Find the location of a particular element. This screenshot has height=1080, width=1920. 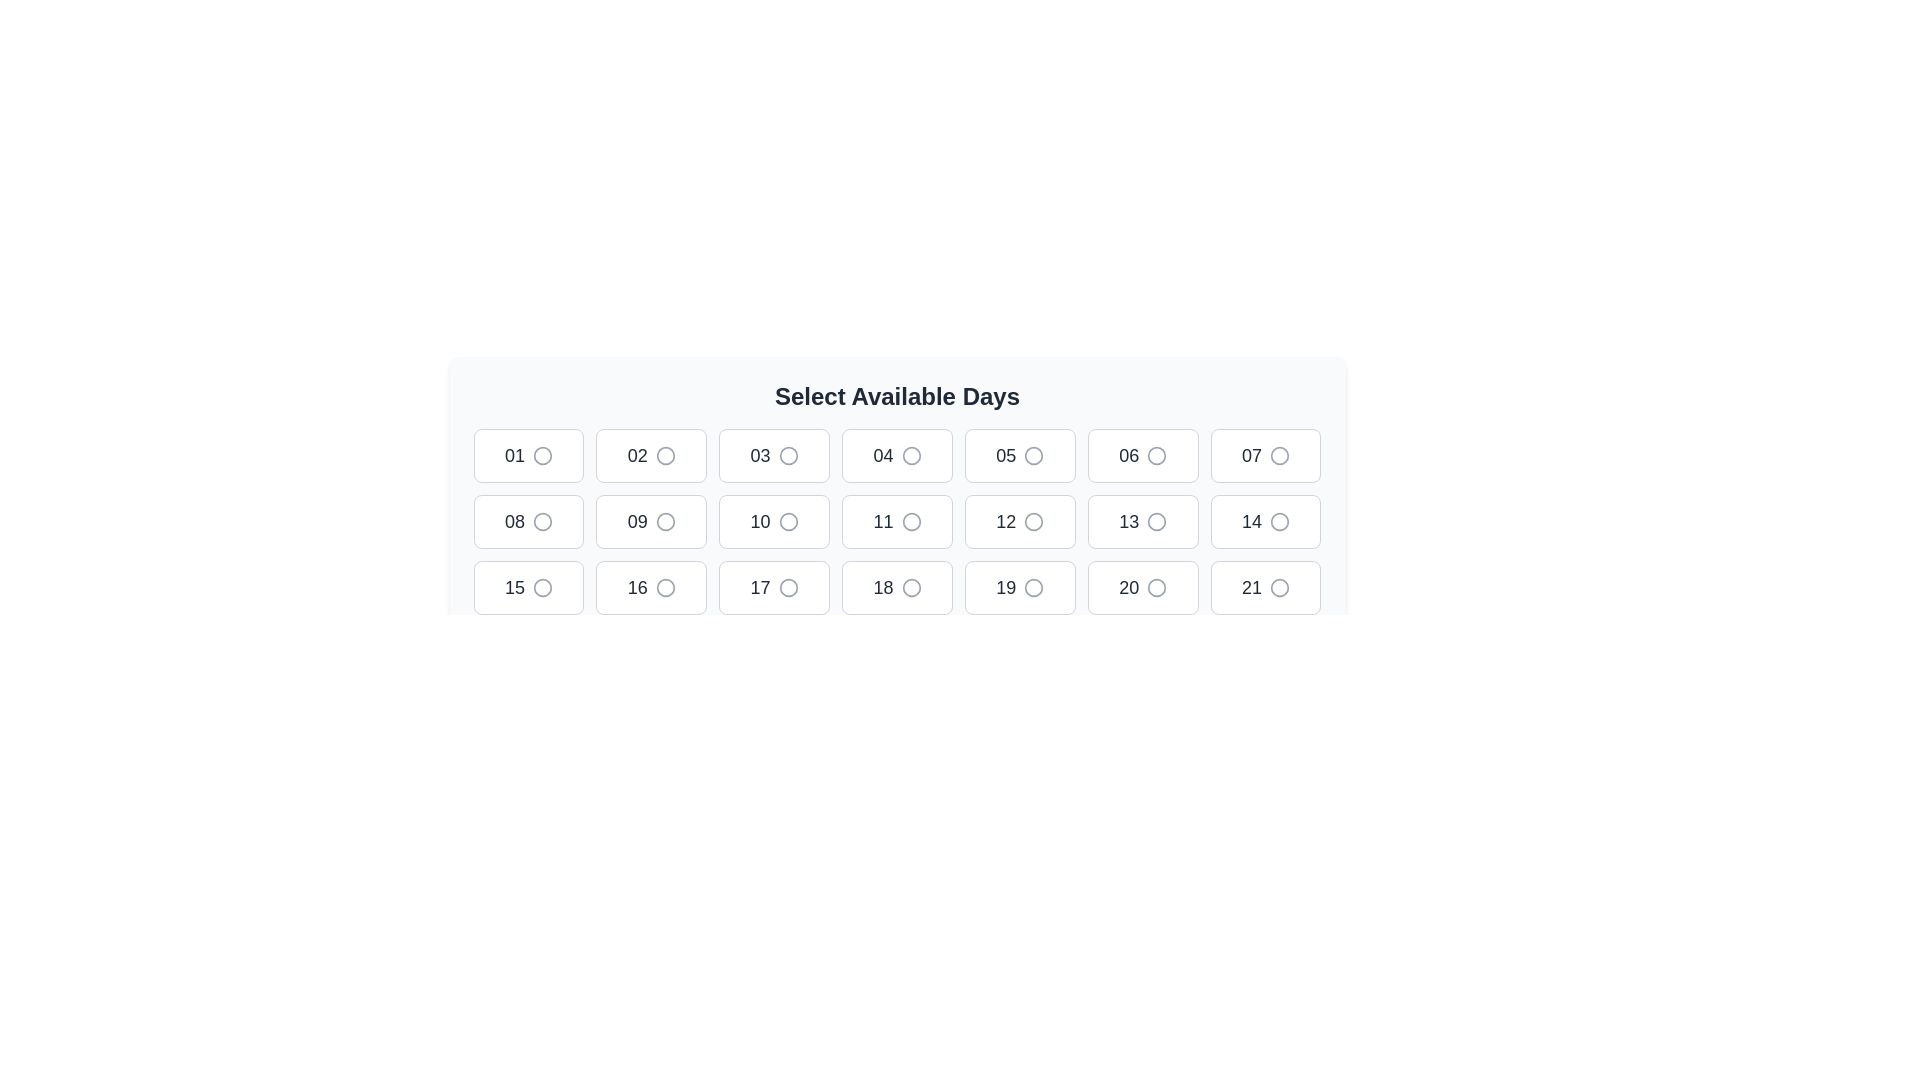

the circular graphical icon that indicates a selectable state related to the '03' button, positioned in the top row of the grid layout, third from the left is located at coordinates (787, 455).